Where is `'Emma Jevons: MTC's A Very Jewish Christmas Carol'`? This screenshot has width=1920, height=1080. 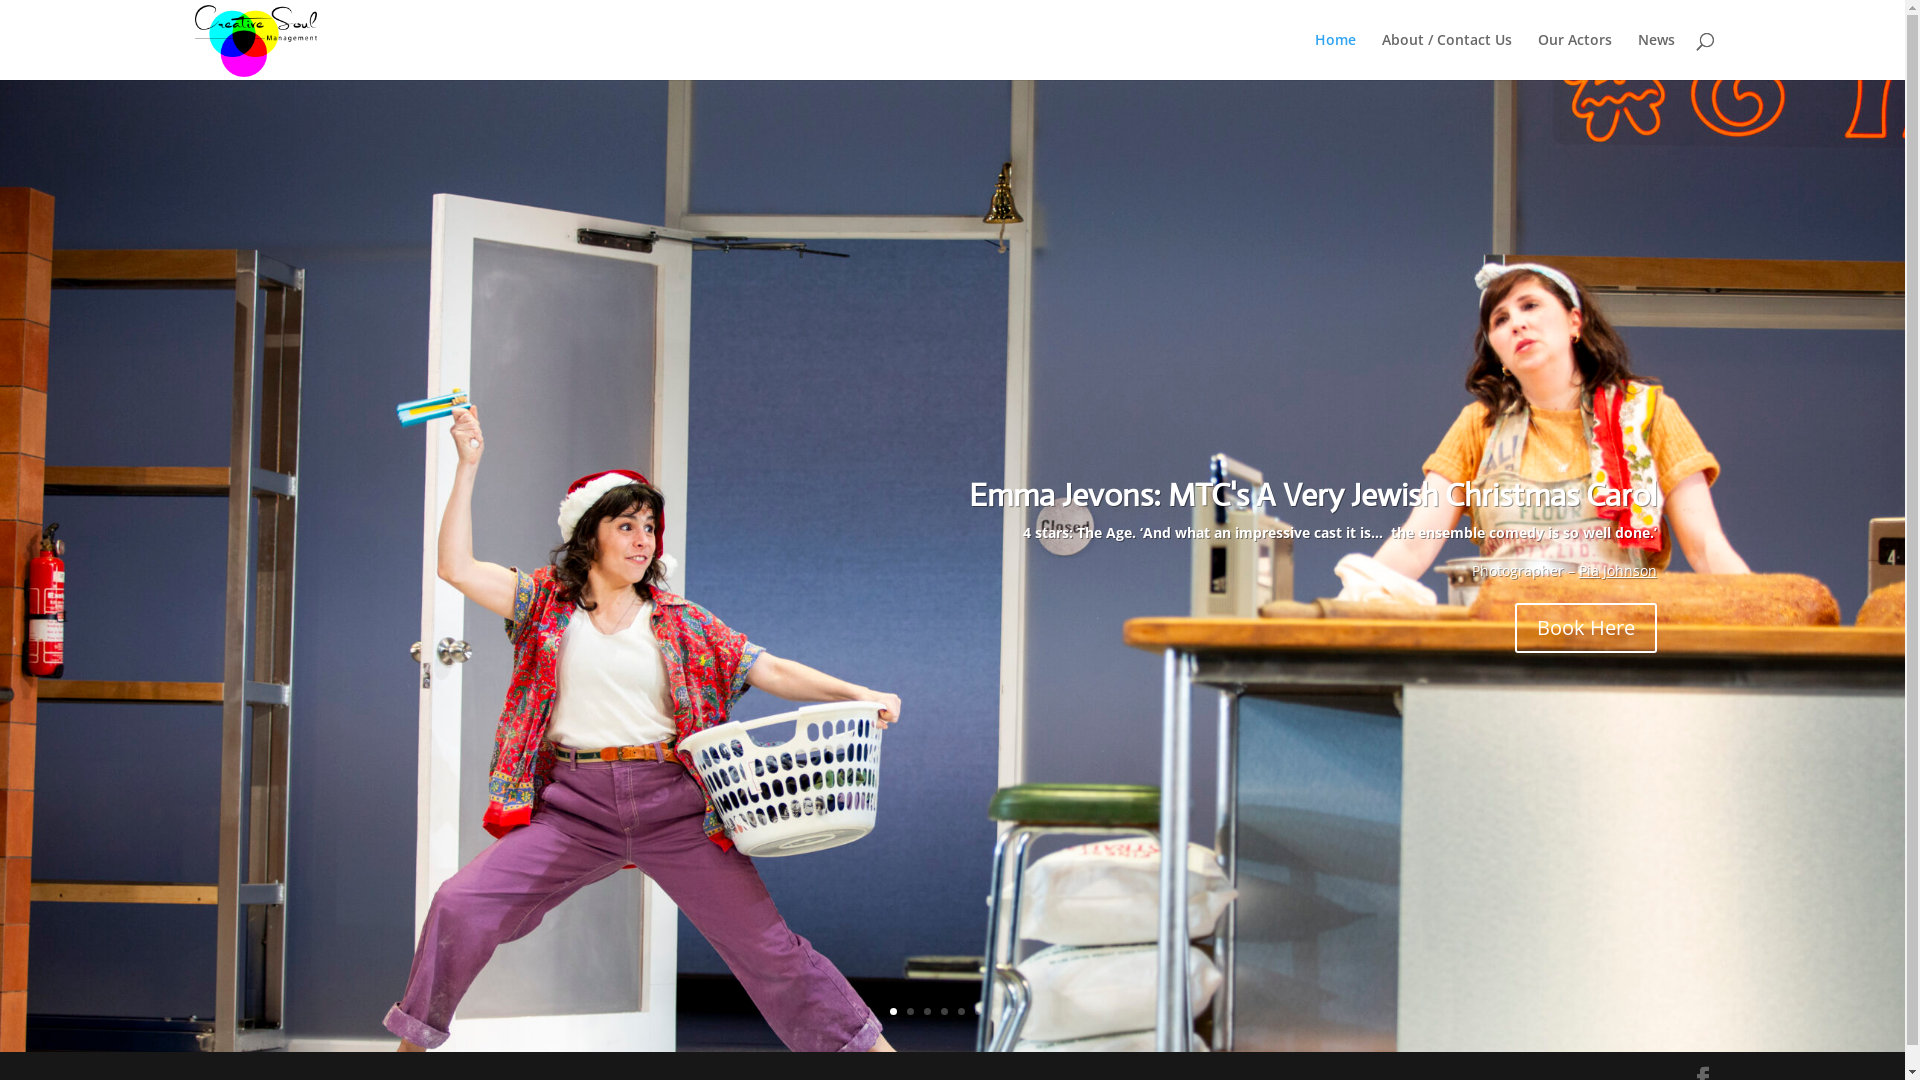 'Emma Jevons: MTC's A Very Jewish Christmas Carol' is located at coordinates (1313, 494).